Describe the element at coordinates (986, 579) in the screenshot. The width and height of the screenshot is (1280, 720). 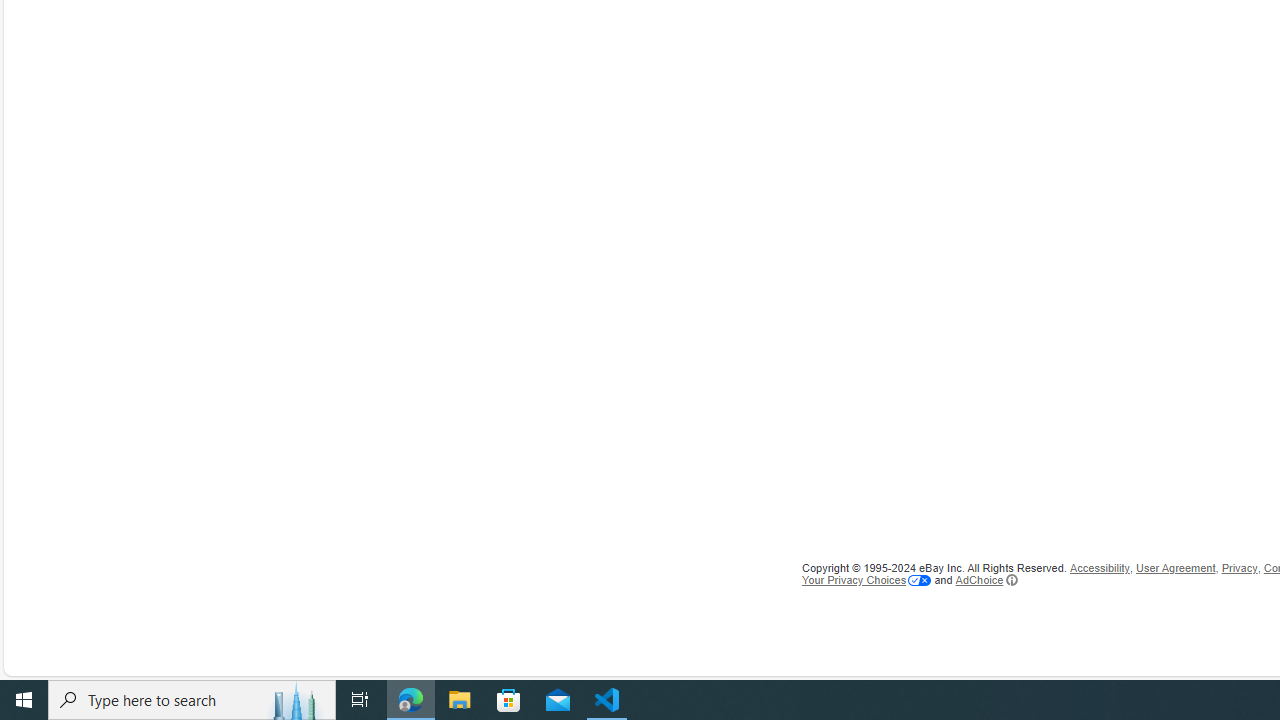
I see `'AdChoice'` at that location.